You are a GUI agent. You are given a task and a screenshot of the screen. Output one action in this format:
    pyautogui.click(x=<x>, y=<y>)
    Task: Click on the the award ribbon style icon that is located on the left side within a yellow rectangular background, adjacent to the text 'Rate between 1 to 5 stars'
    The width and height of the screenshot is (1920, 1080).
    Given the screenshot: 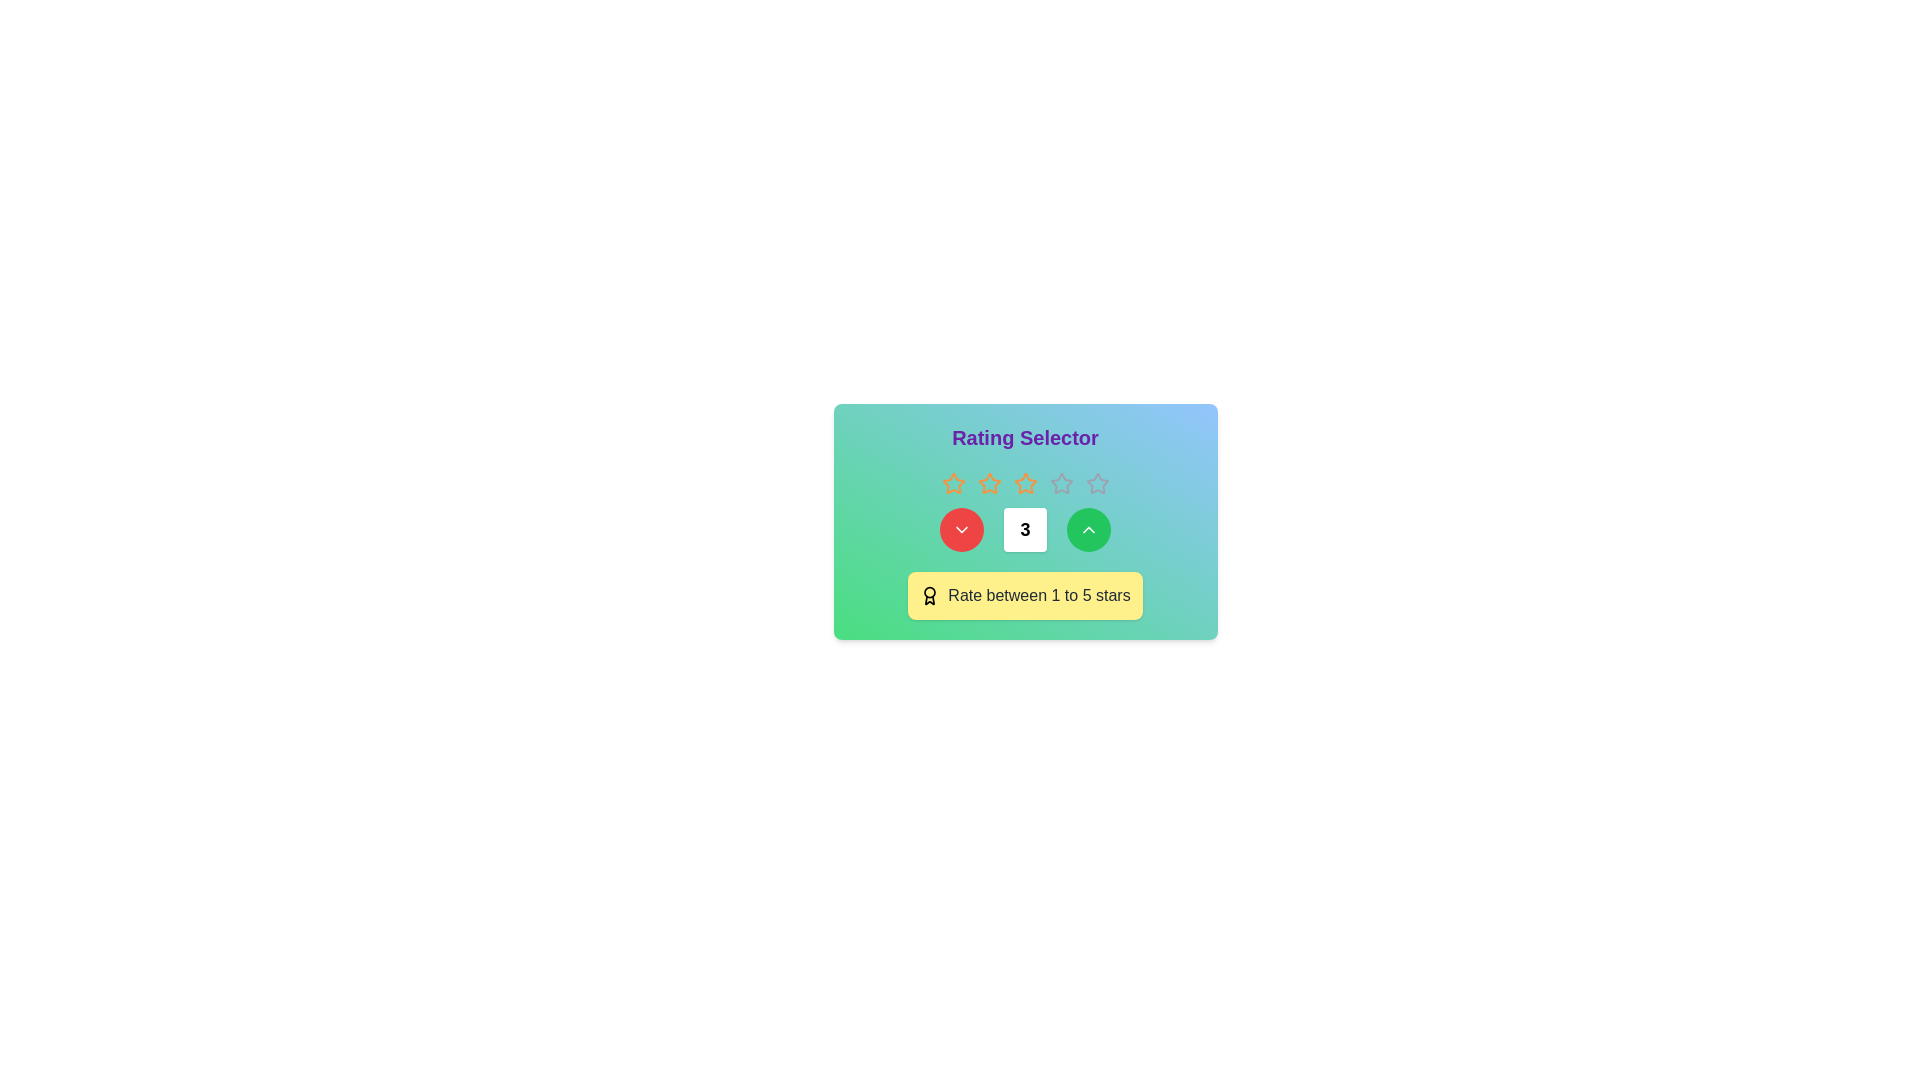 What is the action you would take?
    pyautogui.click(x=929, y=595)
    